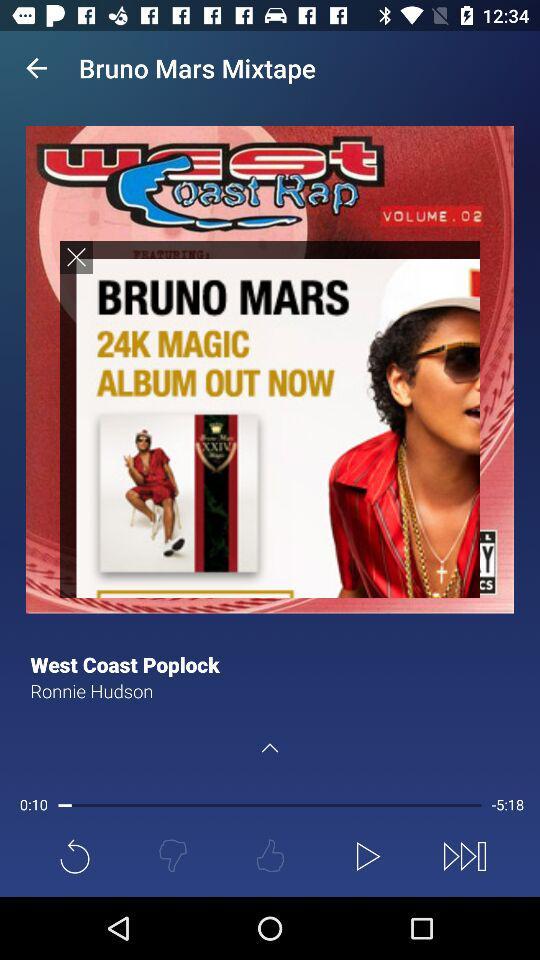  What do you see at coordinates (270, 855) in the screenshot?
I see `the thumbs_up icon` at bounding box center [270, 855].